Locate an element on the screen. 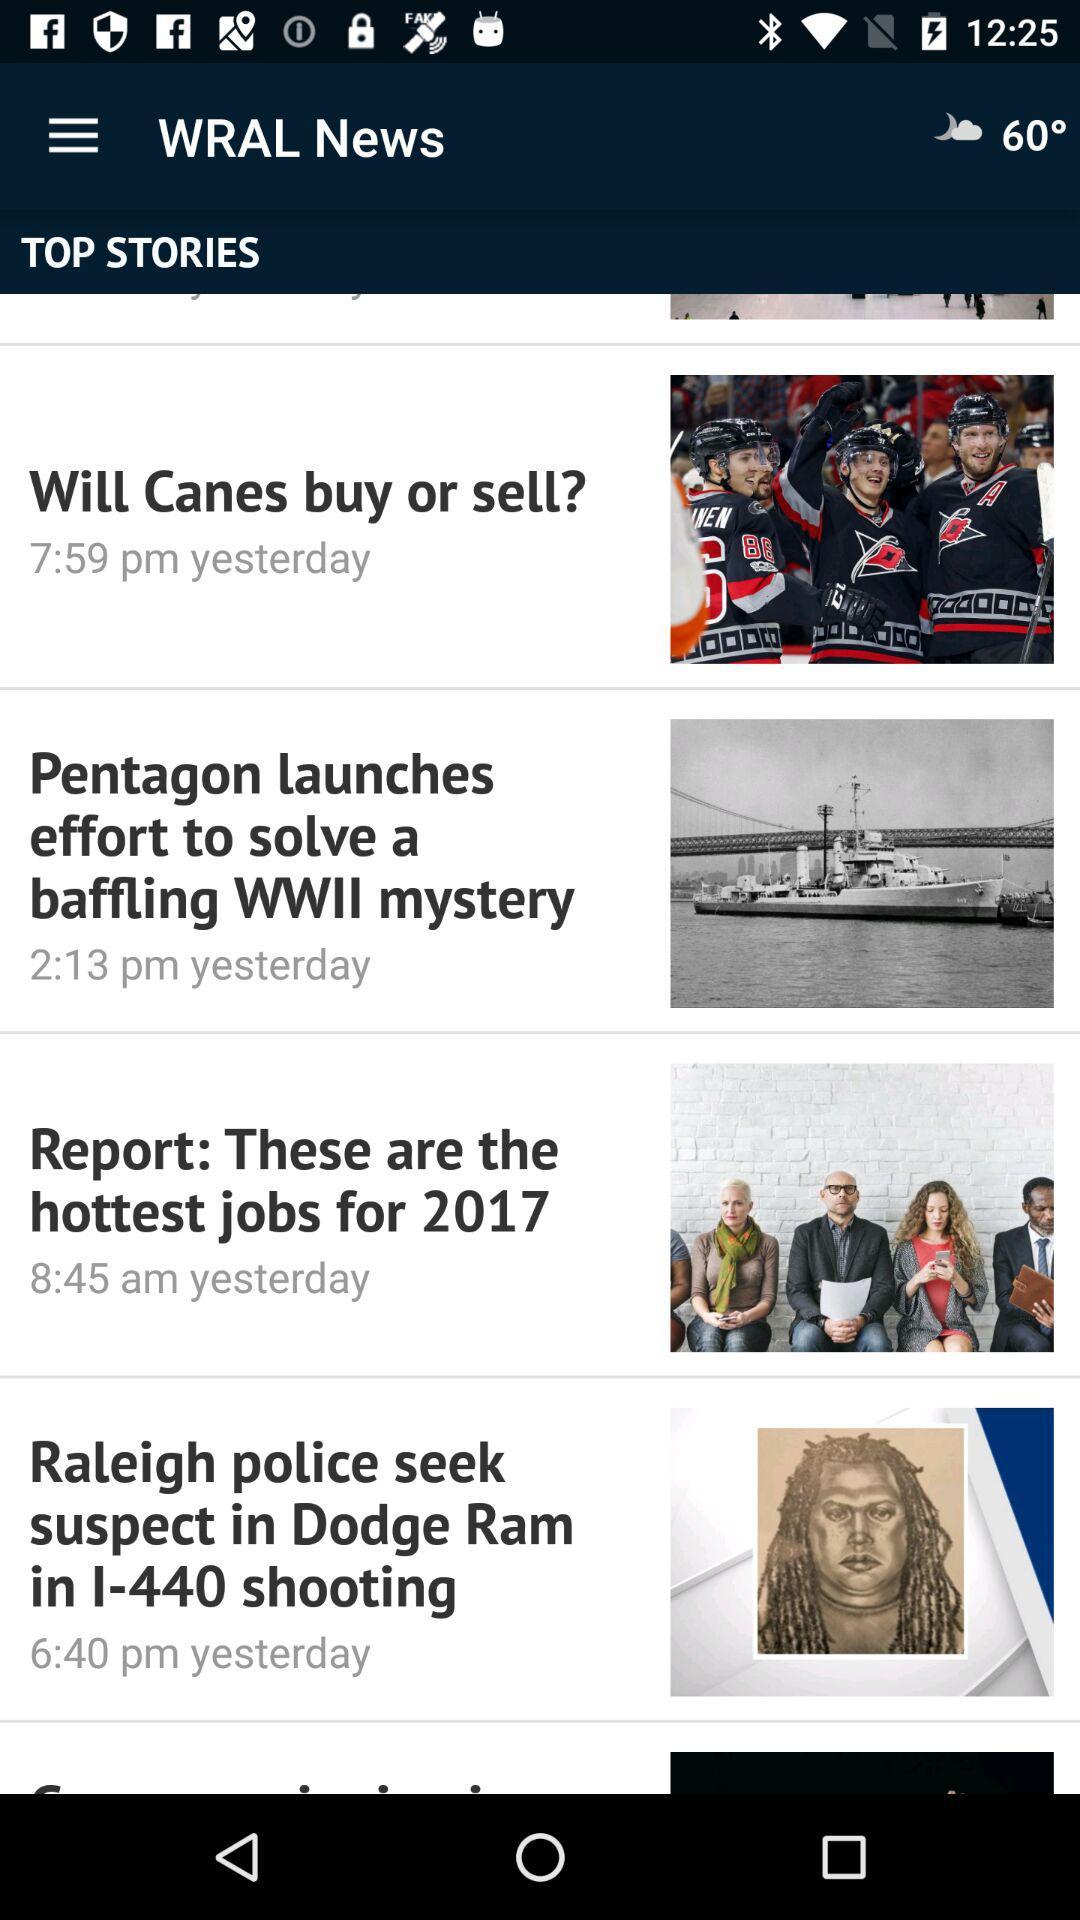 This screenshot has width=1080, height=1920. the item to the right of the pentagon launches effort is located at coordinates (861, 863).